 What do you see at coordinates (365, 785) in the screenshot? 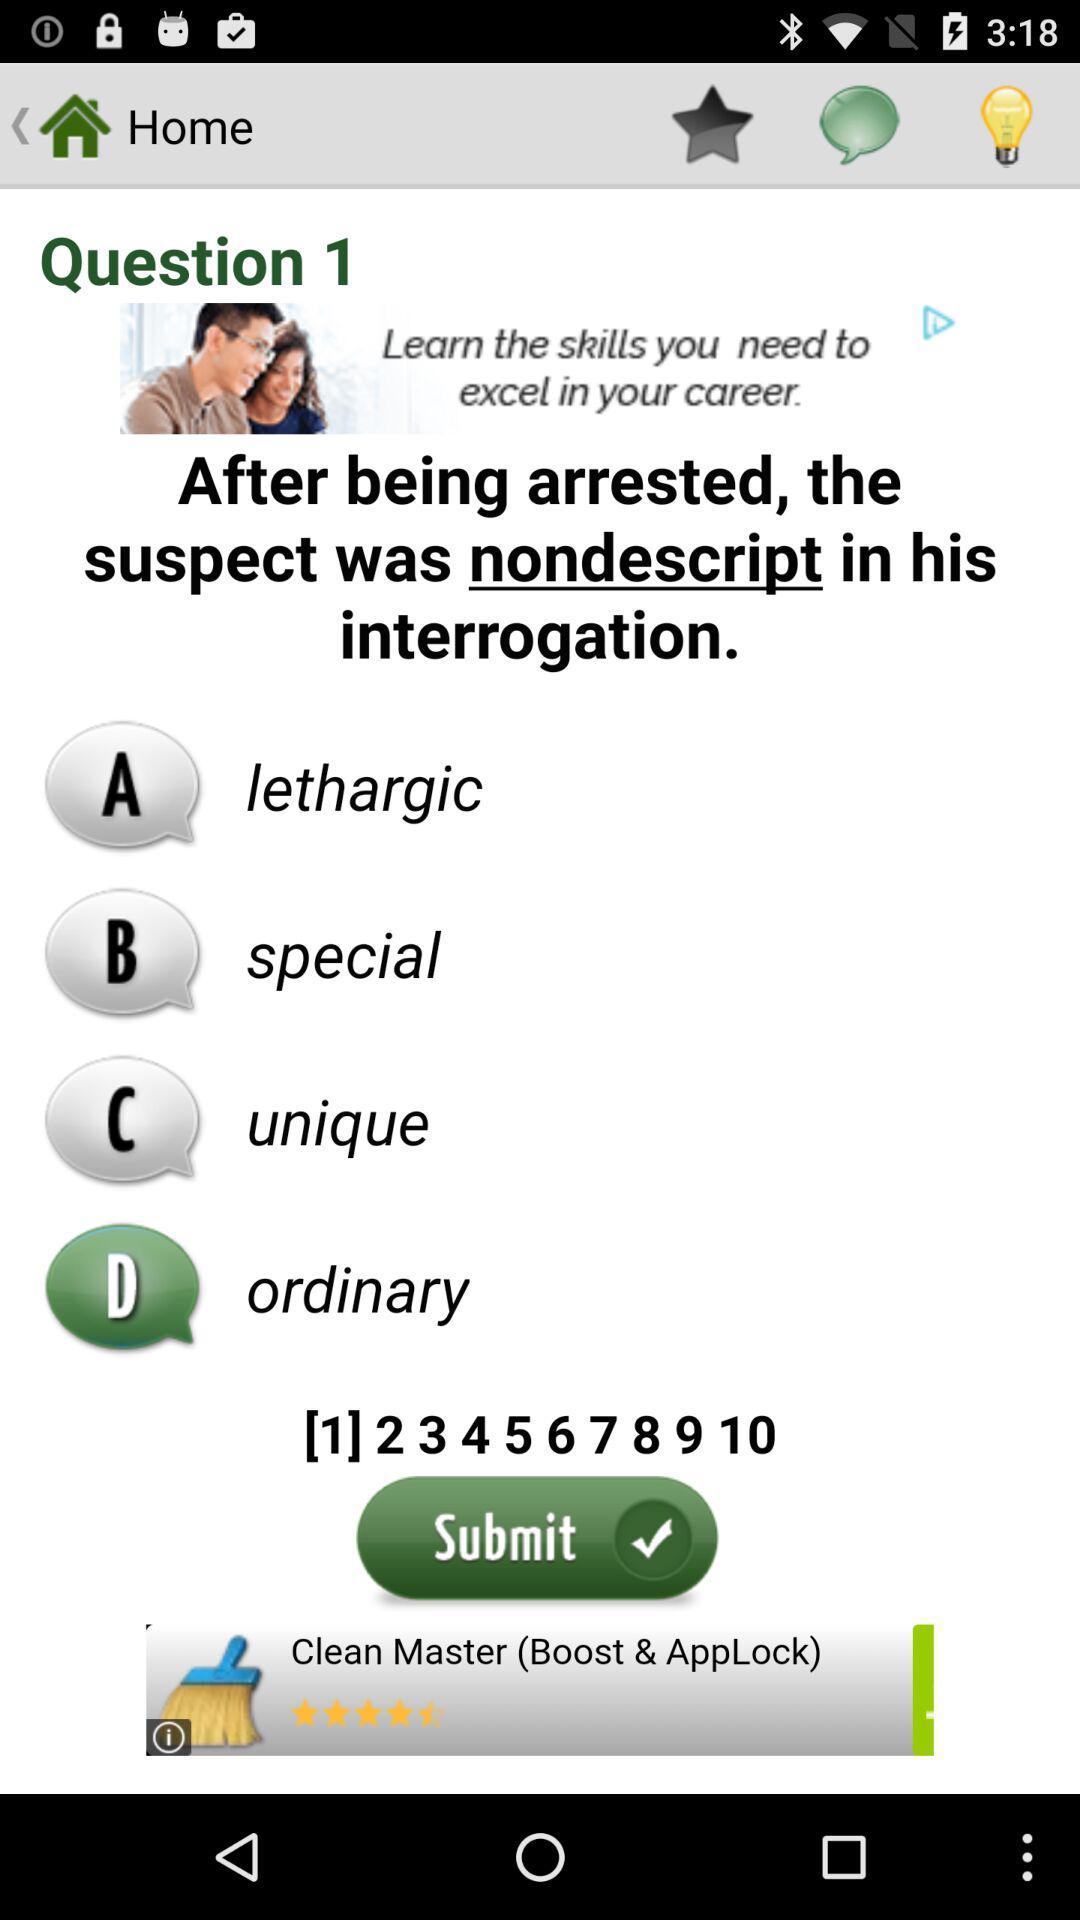
I see `the text above special` at bounding box center [365, 785].